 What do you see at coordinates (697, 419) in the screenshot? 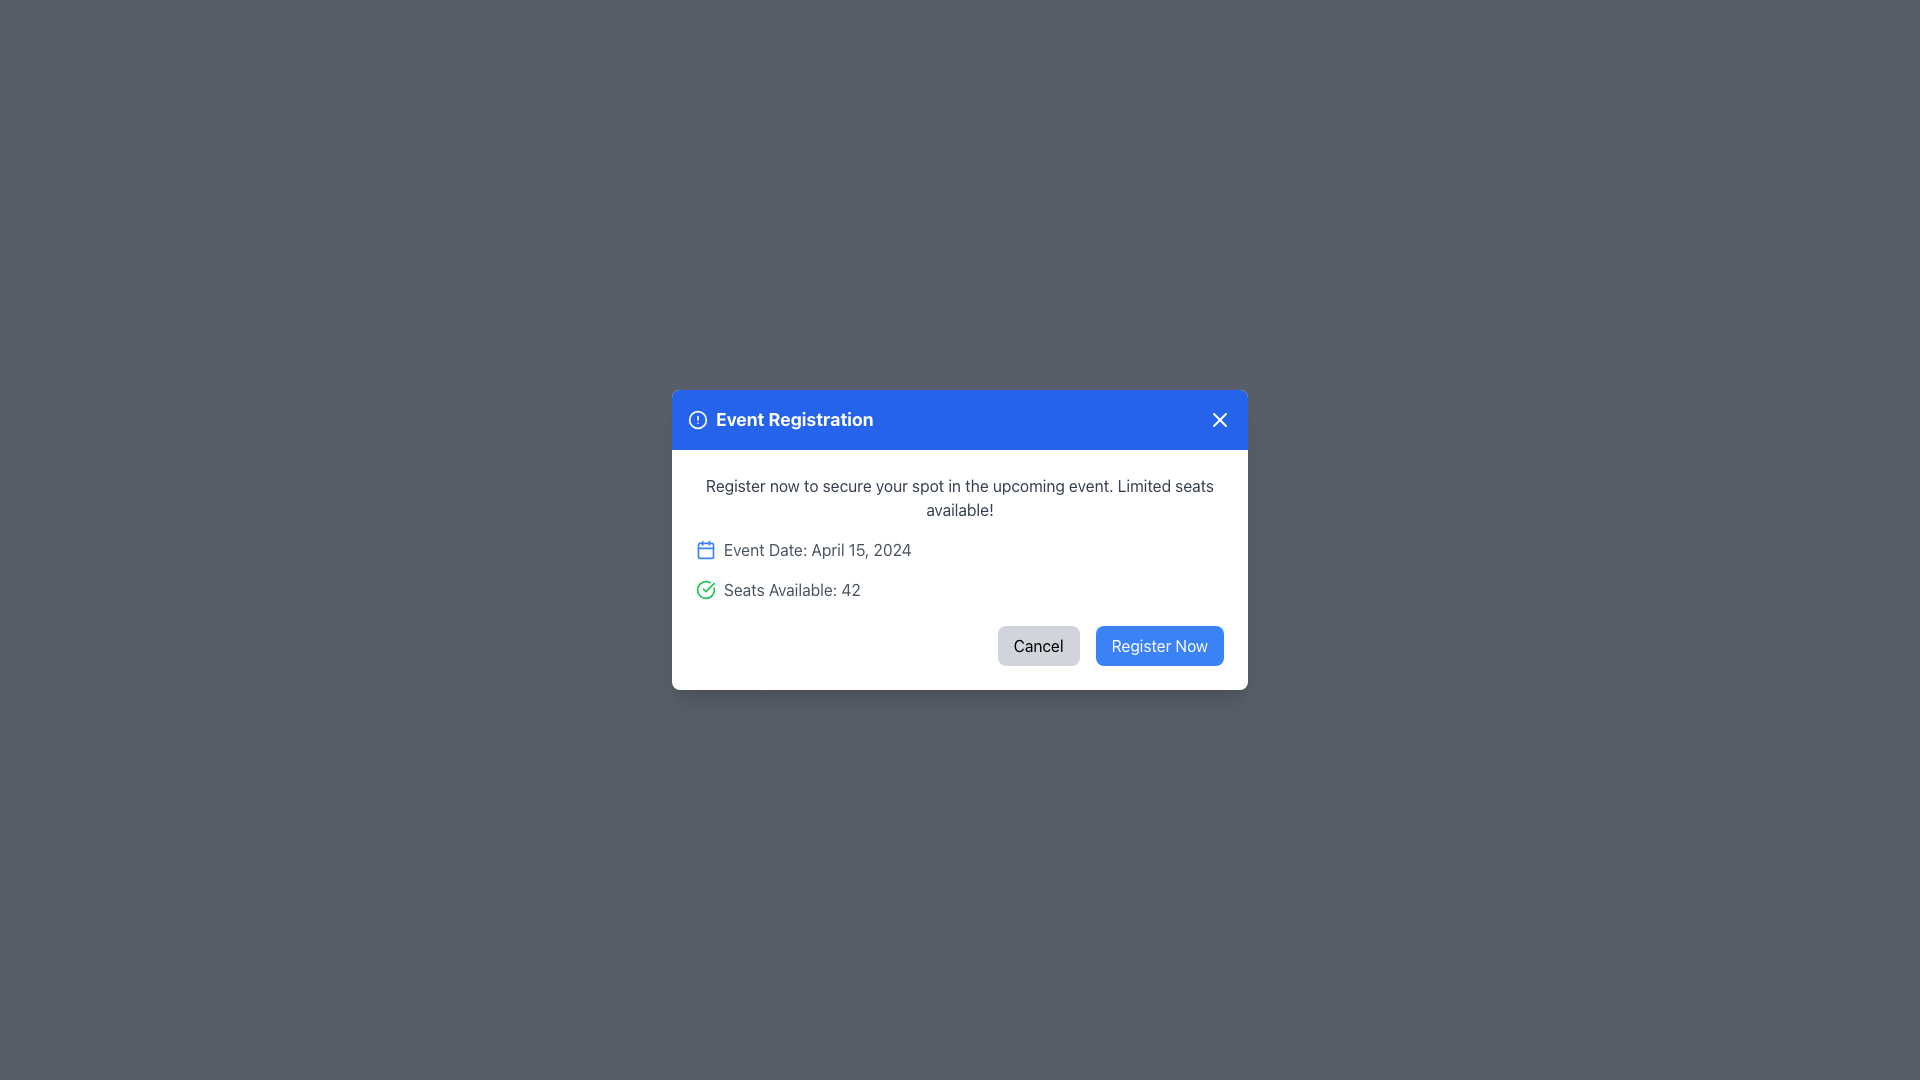
I see `the circular alert icon with a blue outline and white center, which is positioned to the left of the 'Event Registration' heading text` at bounding box center [697, 419].